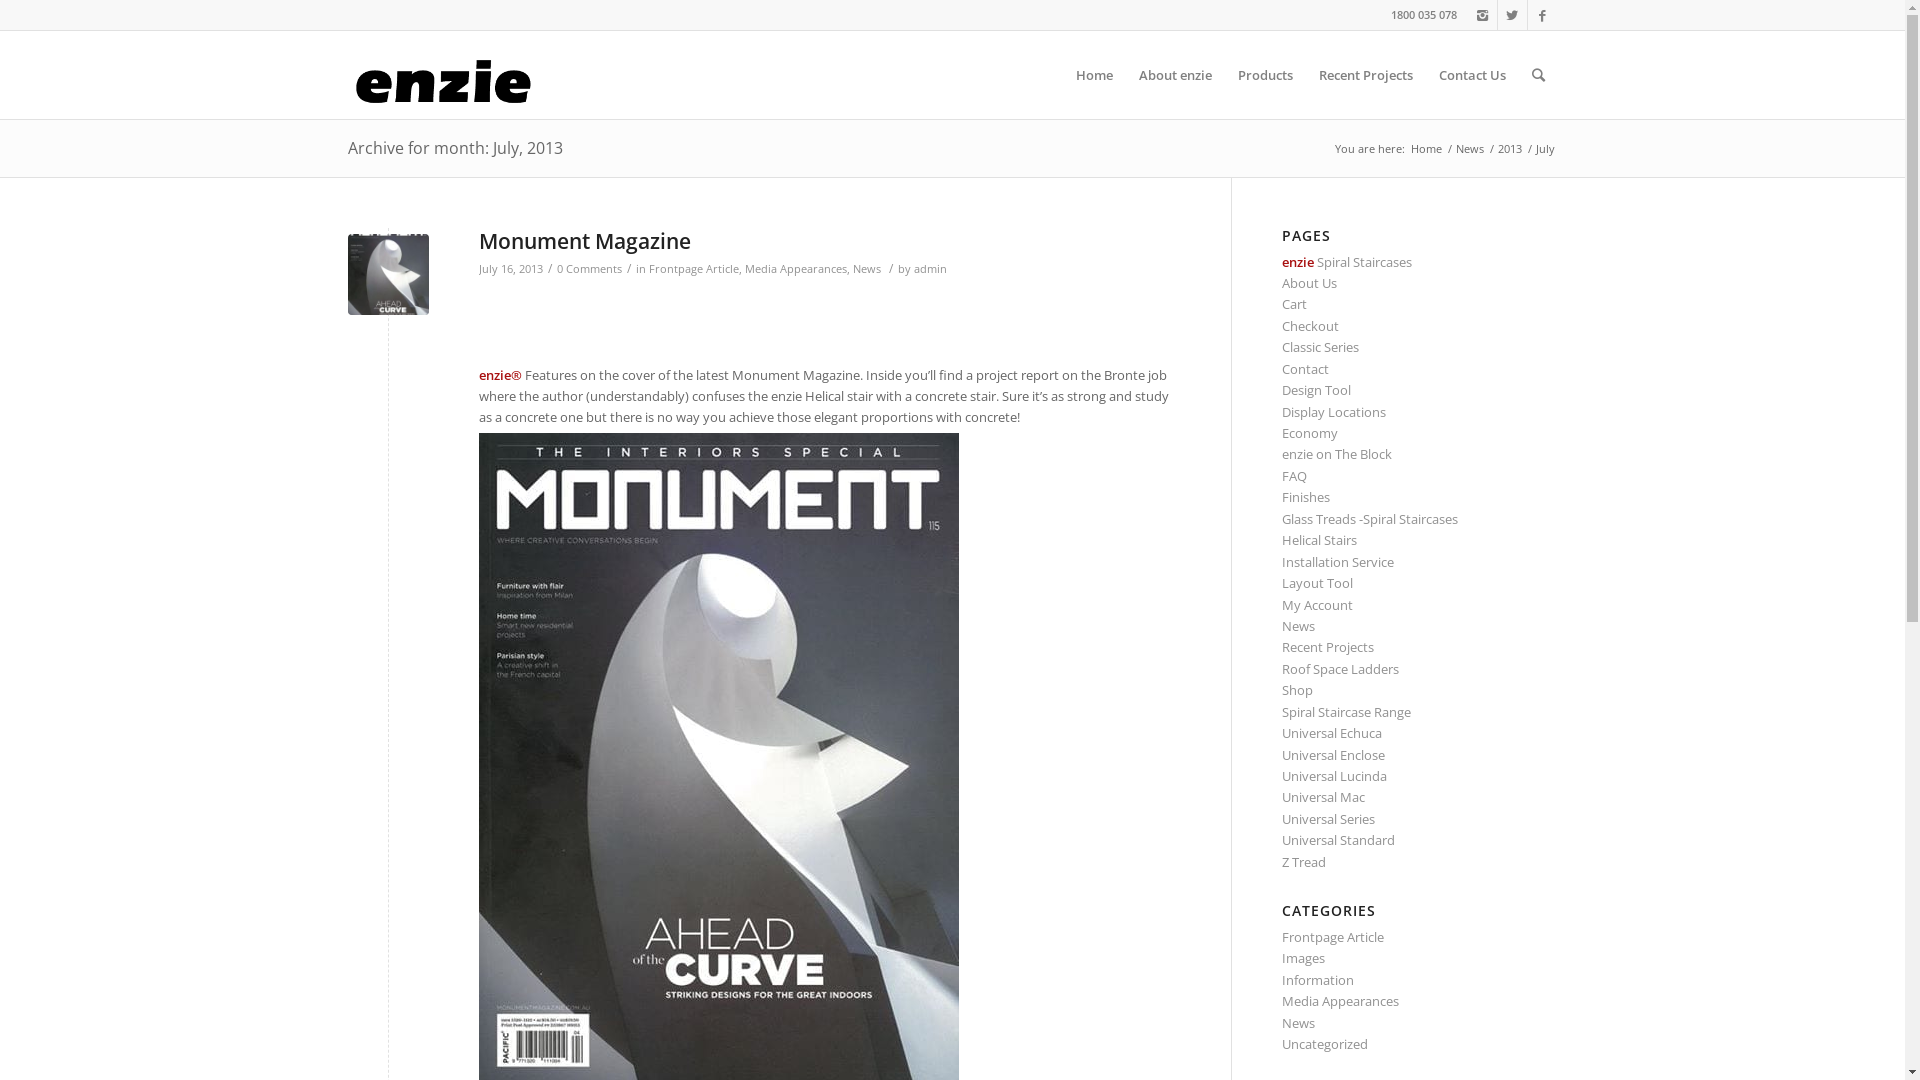  Describe the element at coordinates (1482, 15) in the screenshot. I see `'Instagram'` at that location.